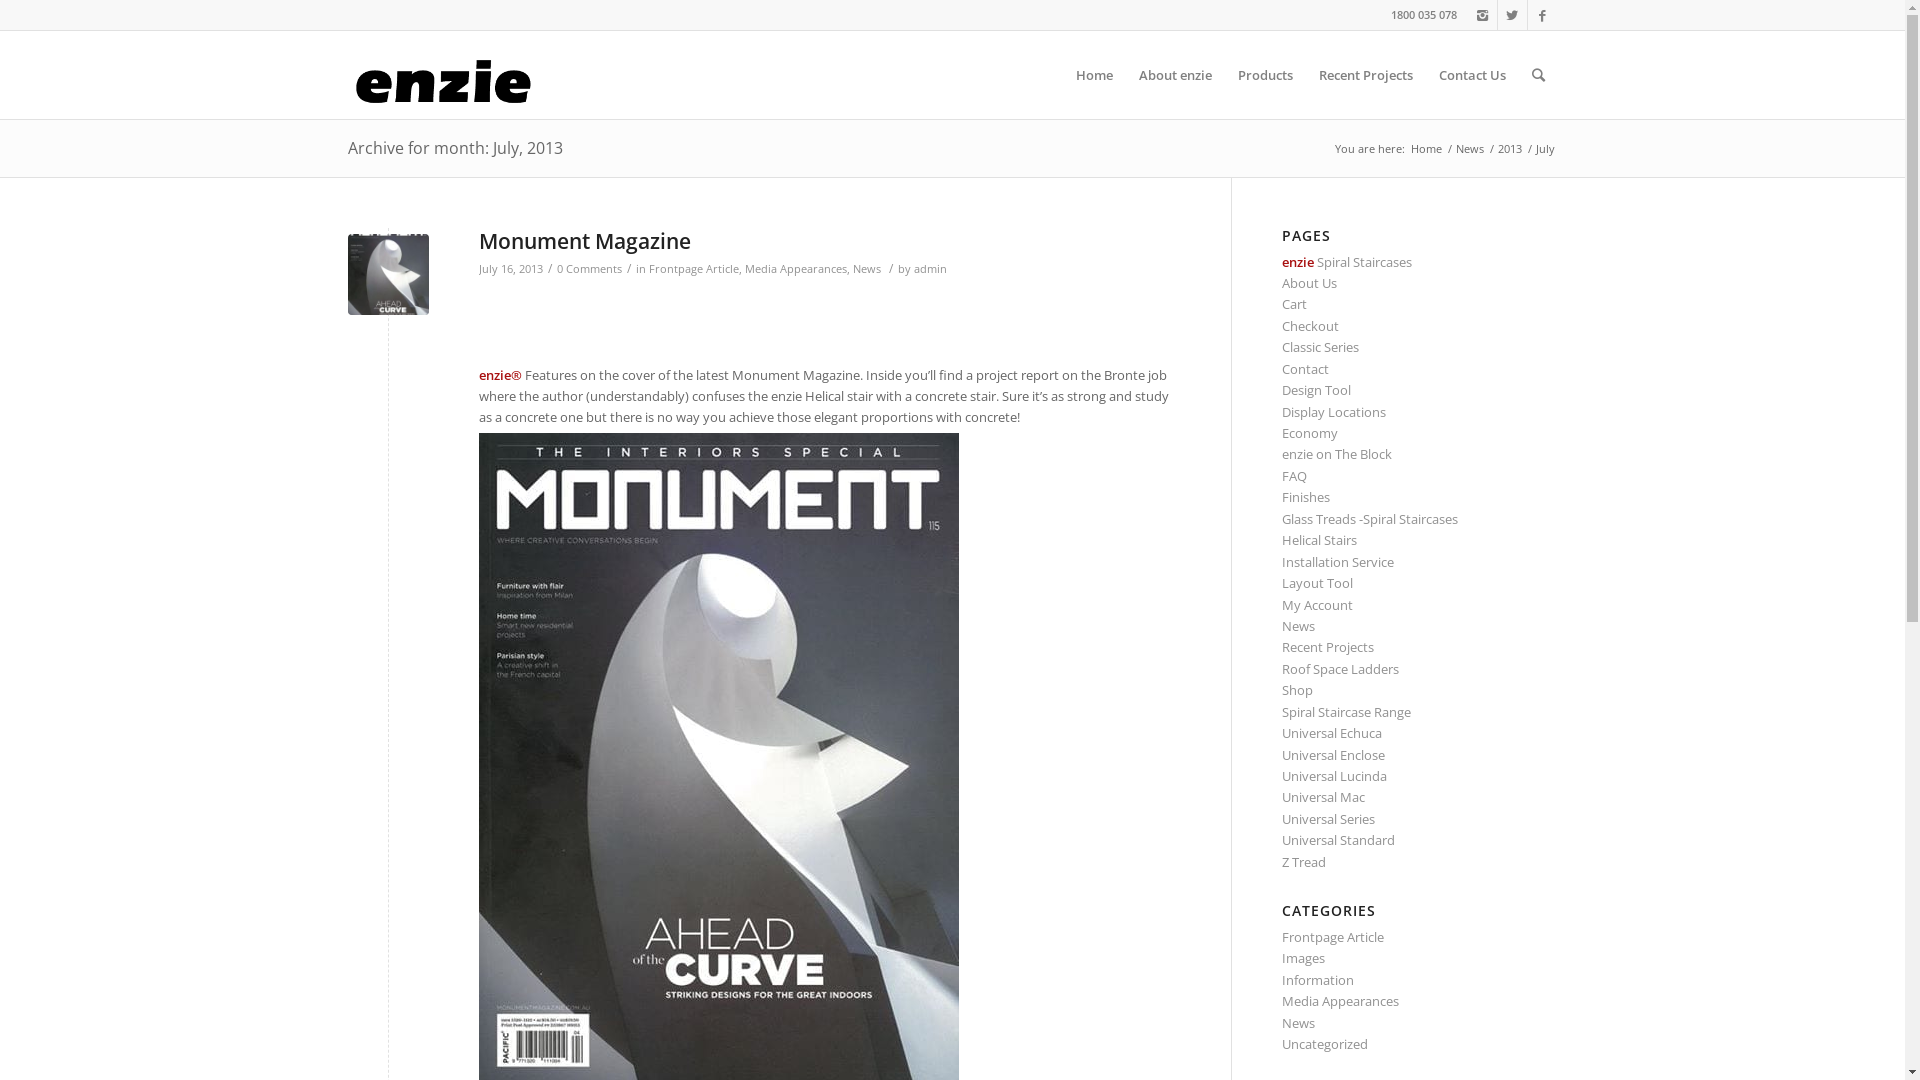  Describe the element at coordinates (1482, 15) in the screenshot. I see `'Instagram'` at that location.